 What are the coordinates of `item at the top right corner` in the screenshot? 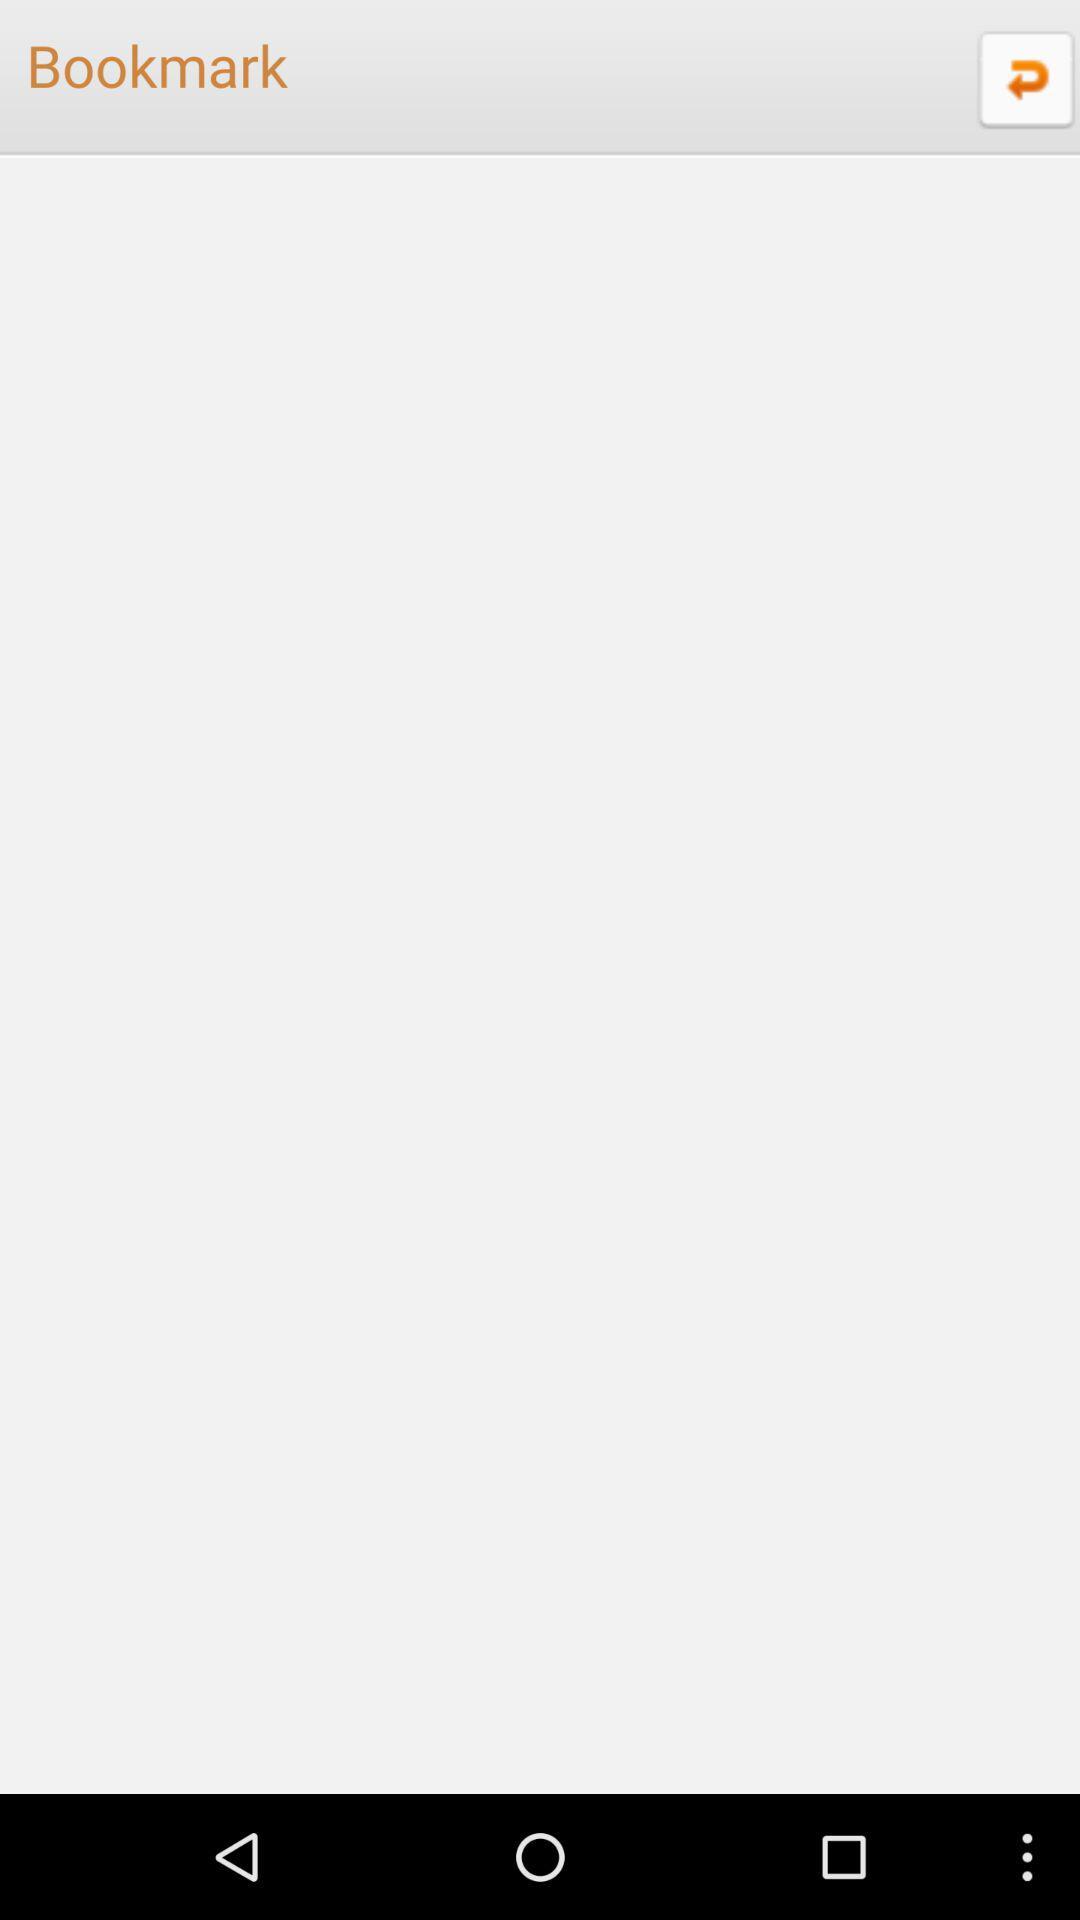 It's located at (1023, 78).